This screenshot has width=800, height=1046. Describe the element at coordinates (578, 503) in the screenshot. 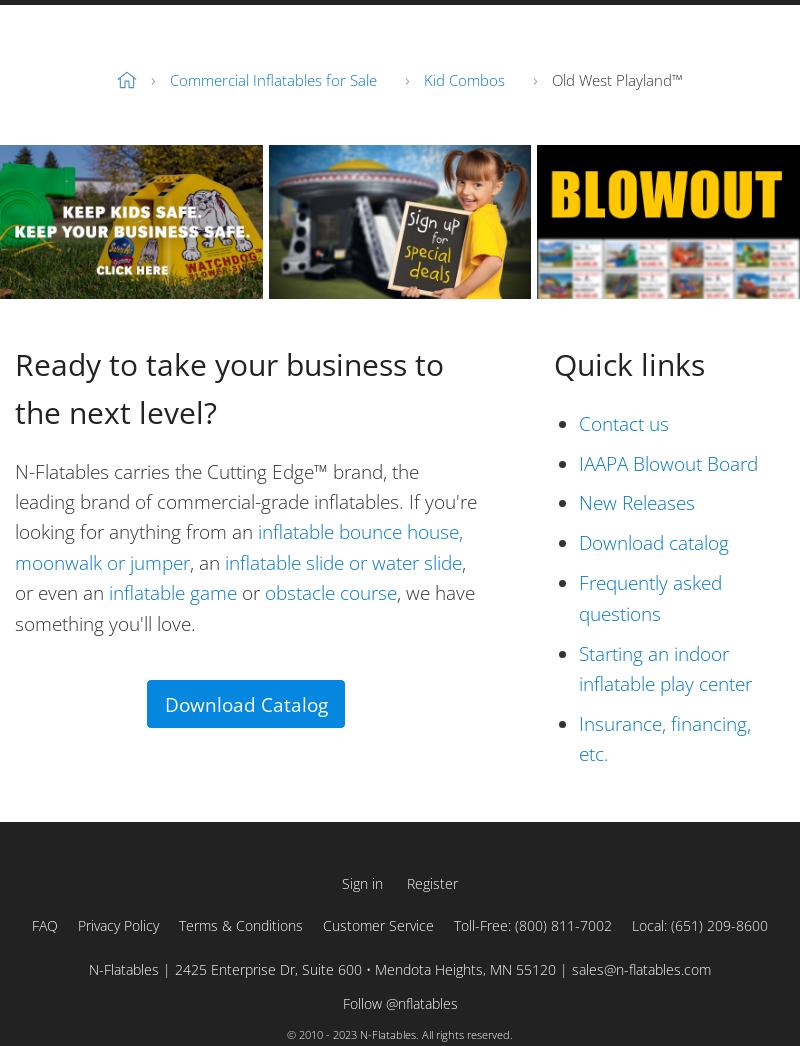

I see `'New Releases'` at that location.